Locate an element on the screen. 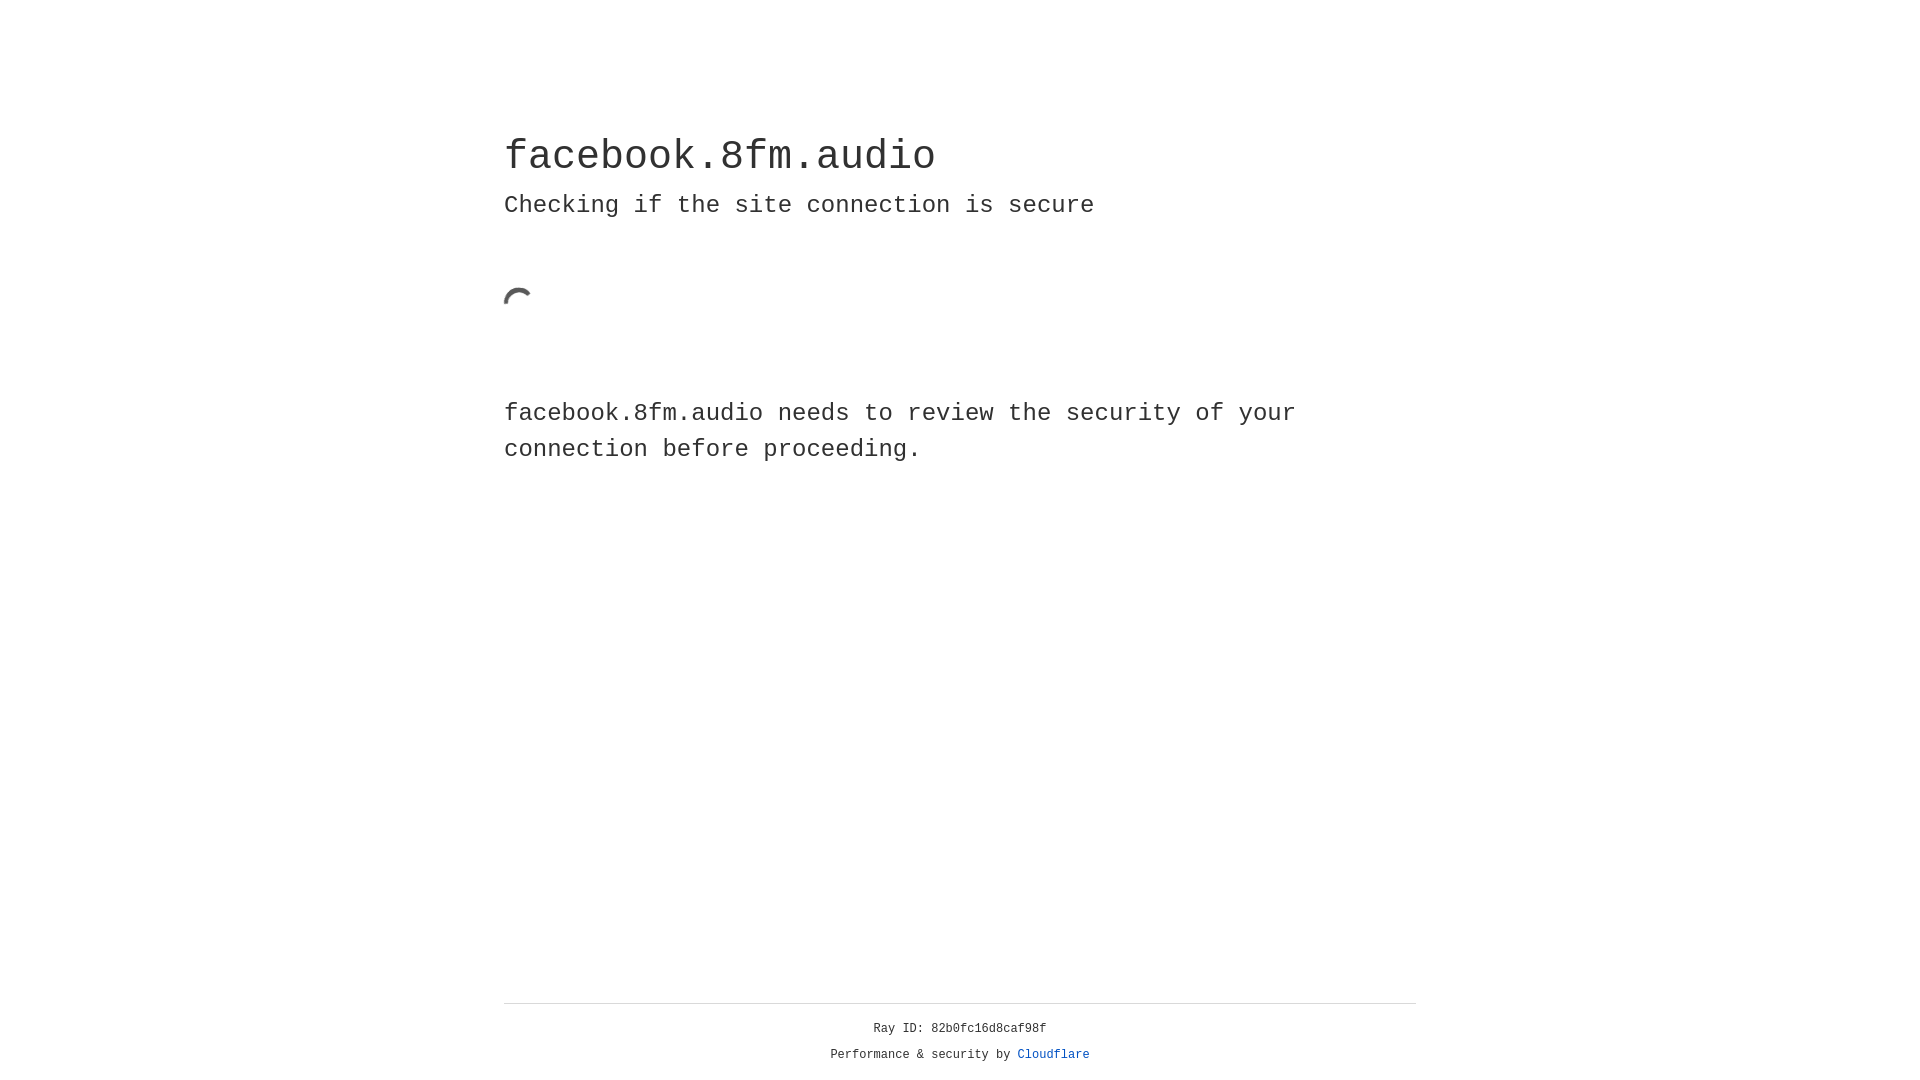 This screenshot has width=1920, height=1080. 'Cloudflare' is located at coordinates (1053, 1054).